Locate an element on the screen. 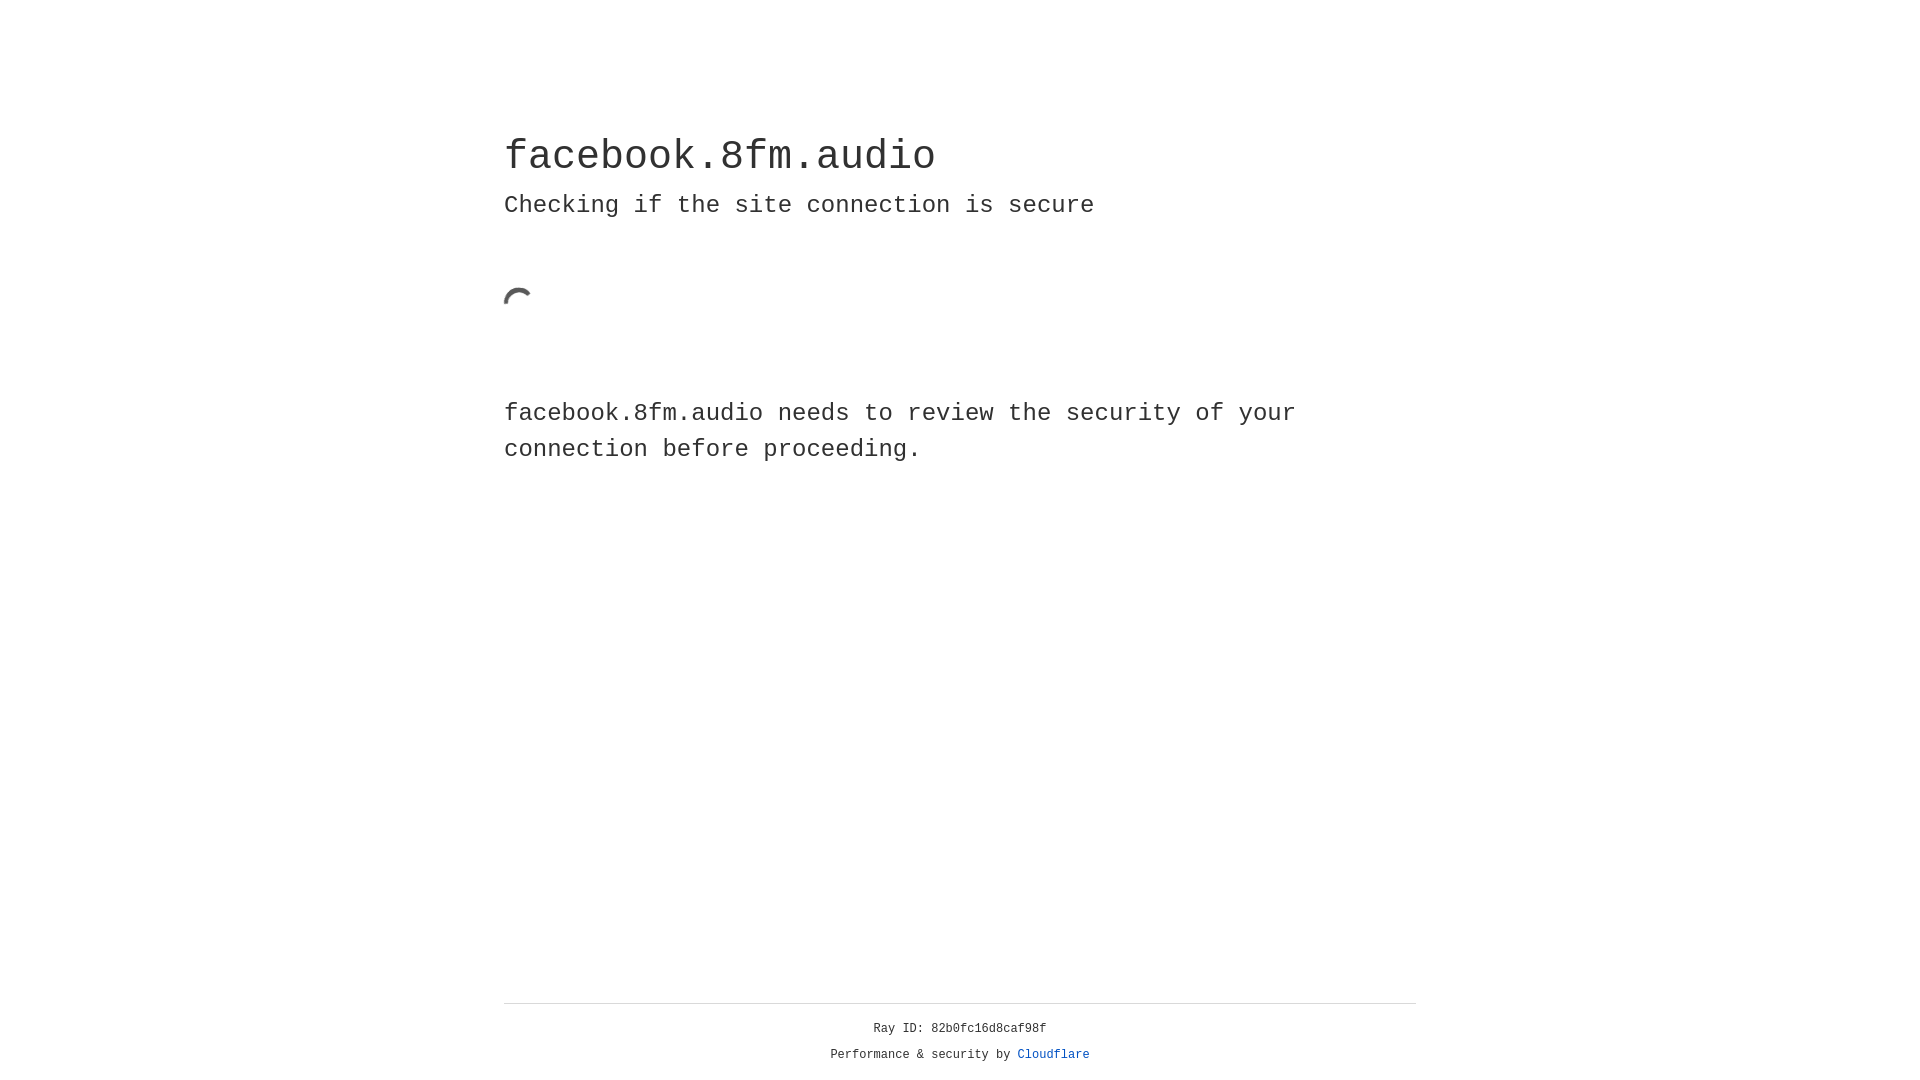 This screenshot has width=1920, height=1080. 'Cloudflare' is located at coordinates (1053, 1054).